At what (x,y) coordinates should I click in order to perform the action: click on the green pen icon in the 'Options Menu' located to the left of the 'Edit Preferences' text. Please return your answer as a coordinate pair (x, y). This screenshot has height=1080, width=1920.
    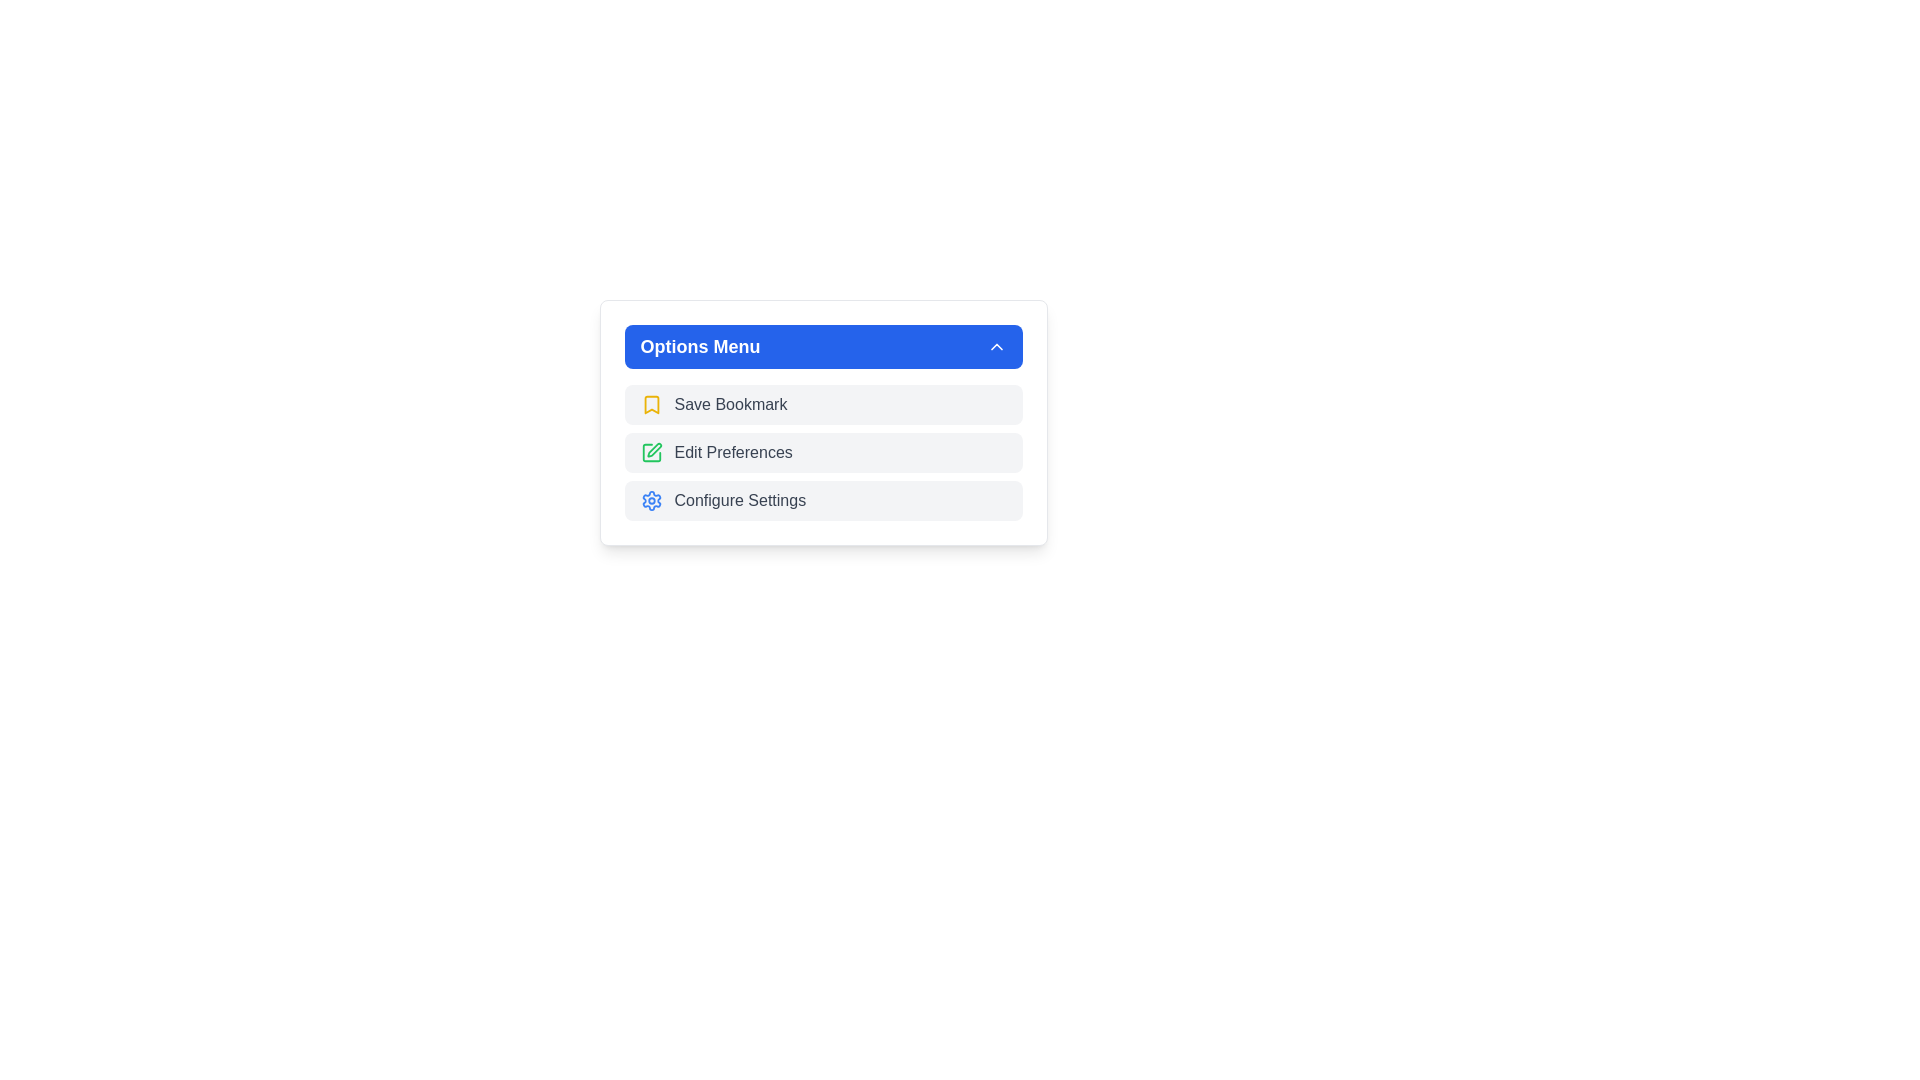
    Looking at the image, I should click on (651, 452).